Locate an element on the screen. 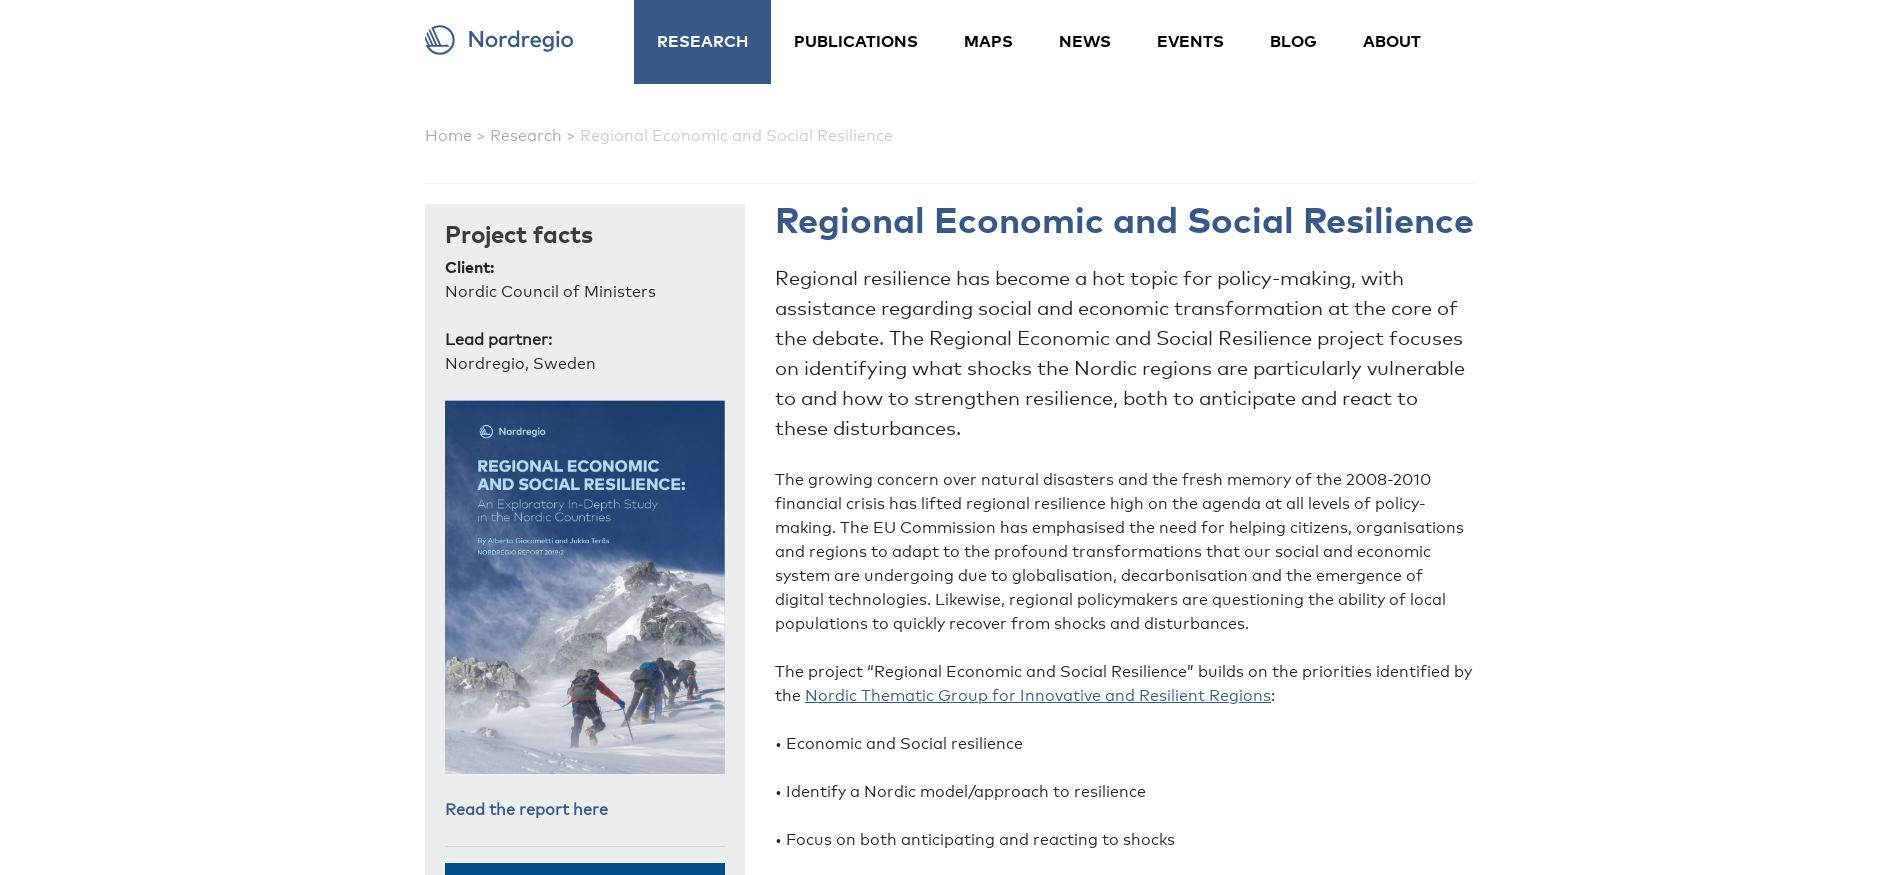 This screenshot has width=1900, height=875. 'The project “Regional Economic and Social Resilience” builds on the priorities identified by the' is located at coordinates (1123, 682).